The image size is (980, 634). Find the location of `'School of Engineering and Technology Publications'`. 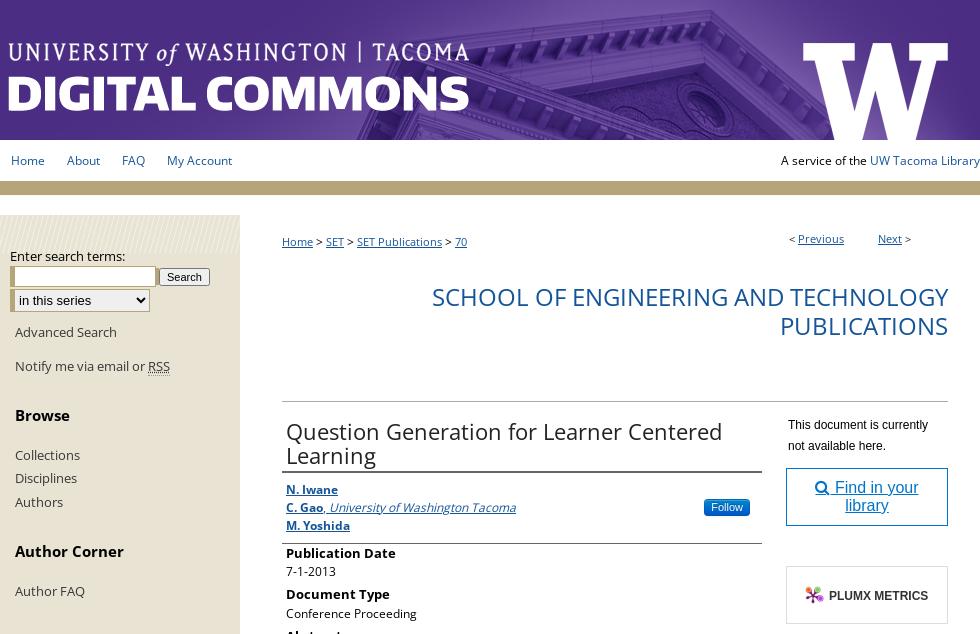

'School of Engineering and Technology Publications' is located at coordinates (431, 309).